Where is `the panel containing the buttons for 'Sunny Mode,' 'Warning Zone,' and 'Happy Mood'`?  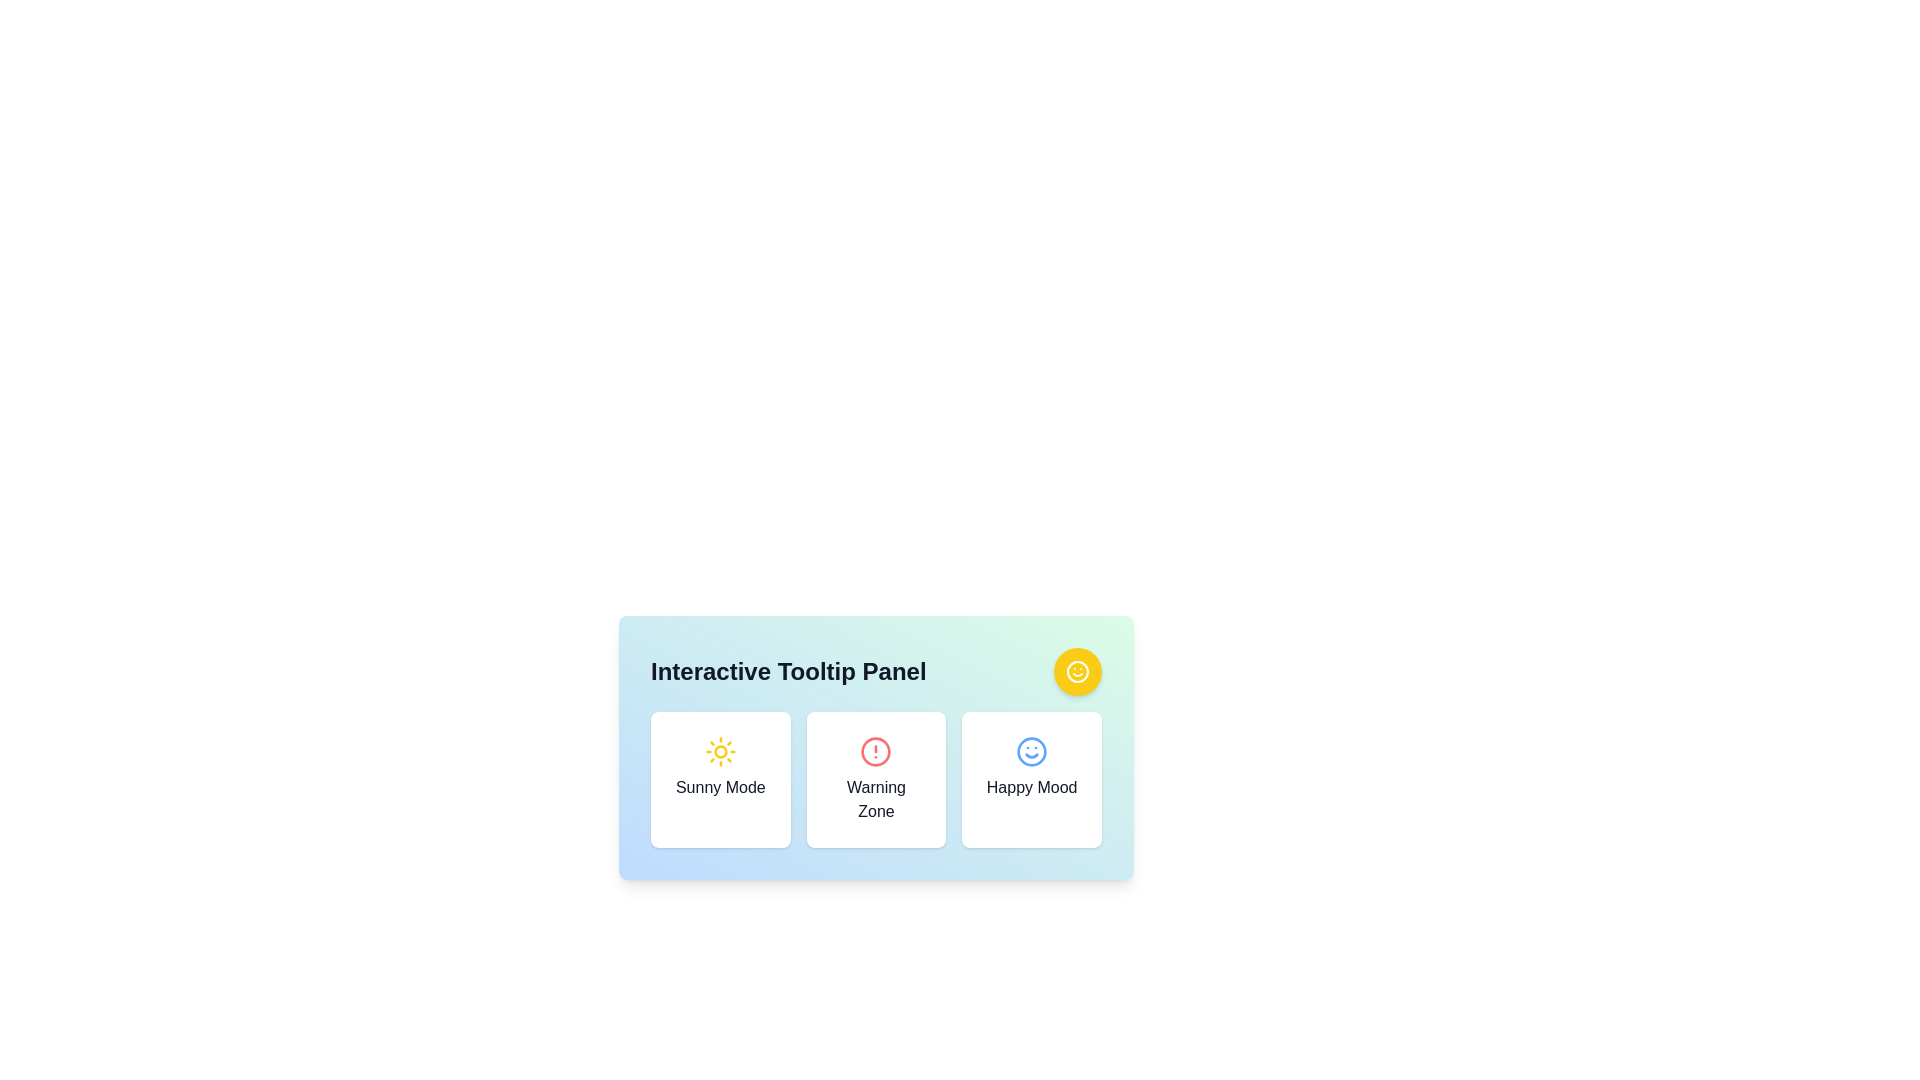
the panel containing the buttons for 'Sunny Mode,' 'Warning Zone,' and 'Happy Mood' is located at coordinates (876, 748).